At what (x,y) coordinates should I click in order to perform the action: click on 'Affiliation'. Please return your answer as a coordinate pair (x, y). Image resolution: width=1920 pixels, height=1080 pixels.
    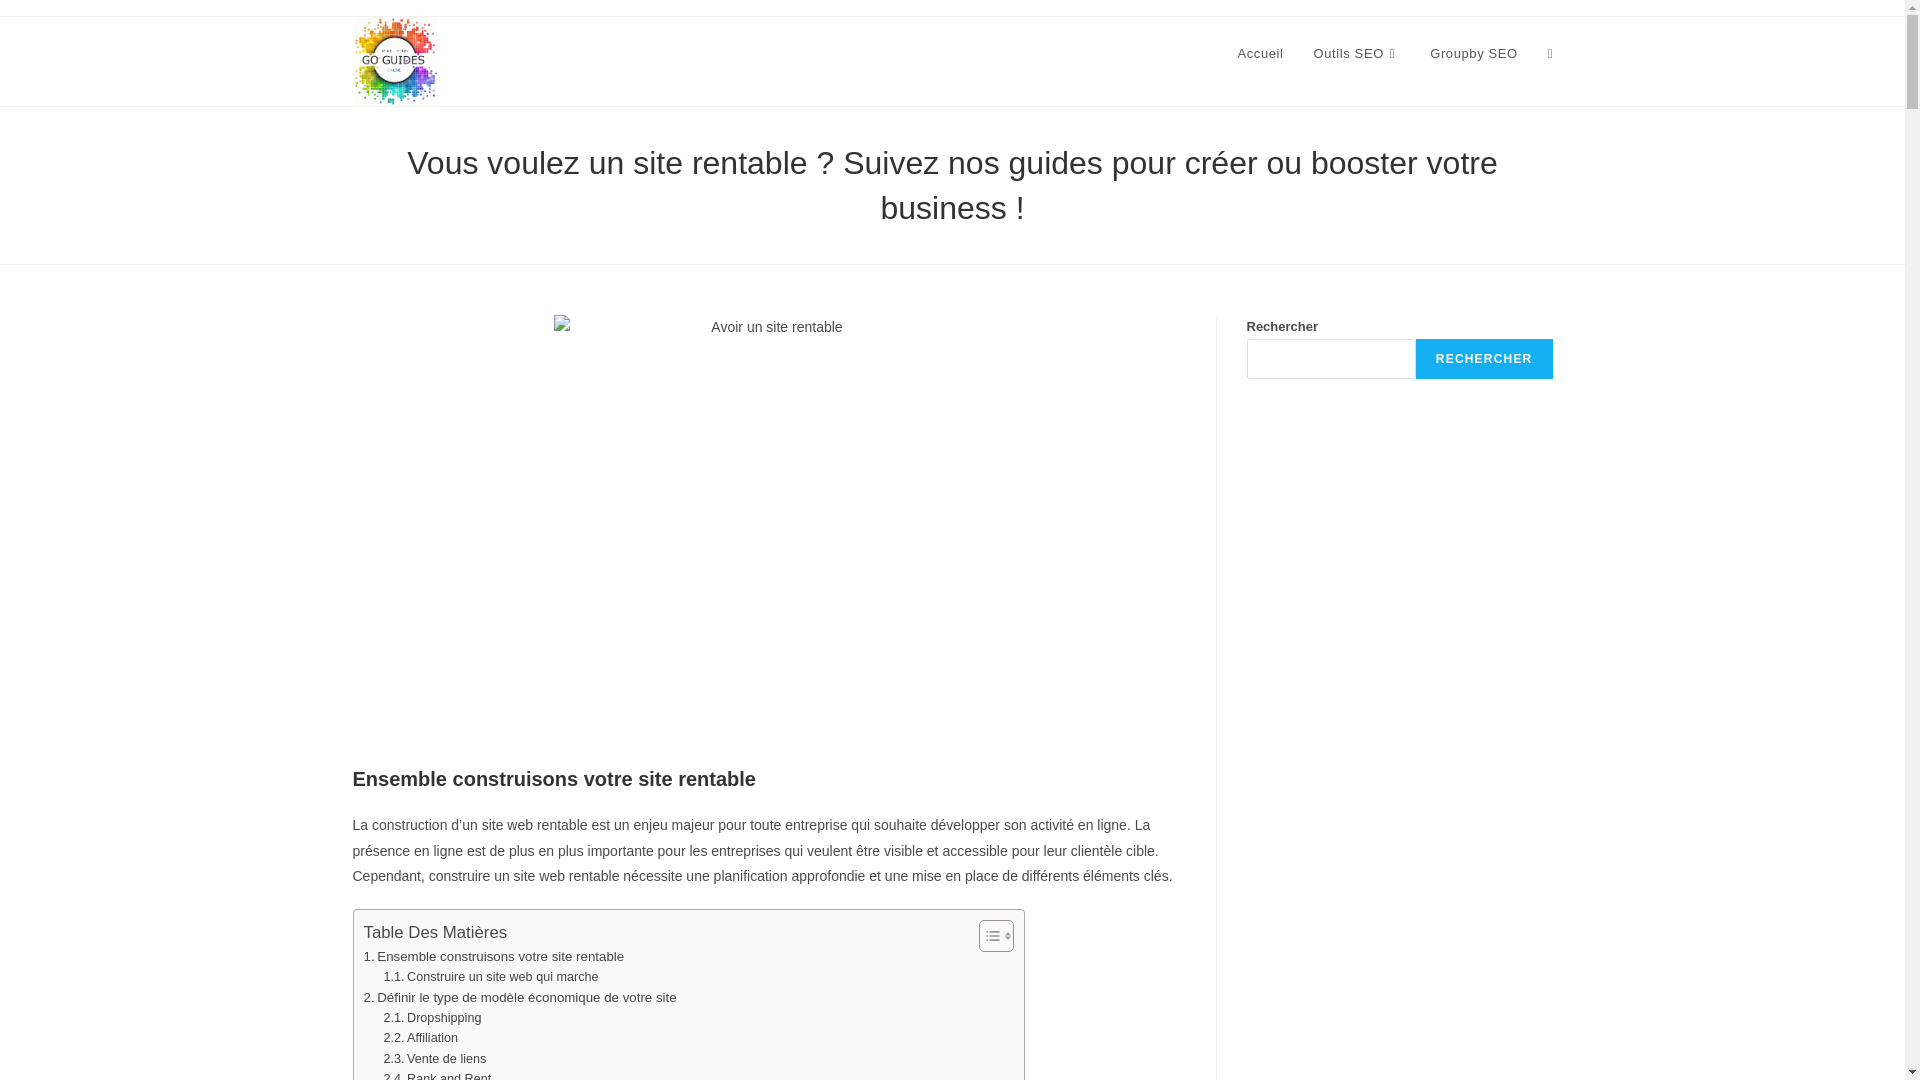
    Looking at the image, I should click on (419, 1036).